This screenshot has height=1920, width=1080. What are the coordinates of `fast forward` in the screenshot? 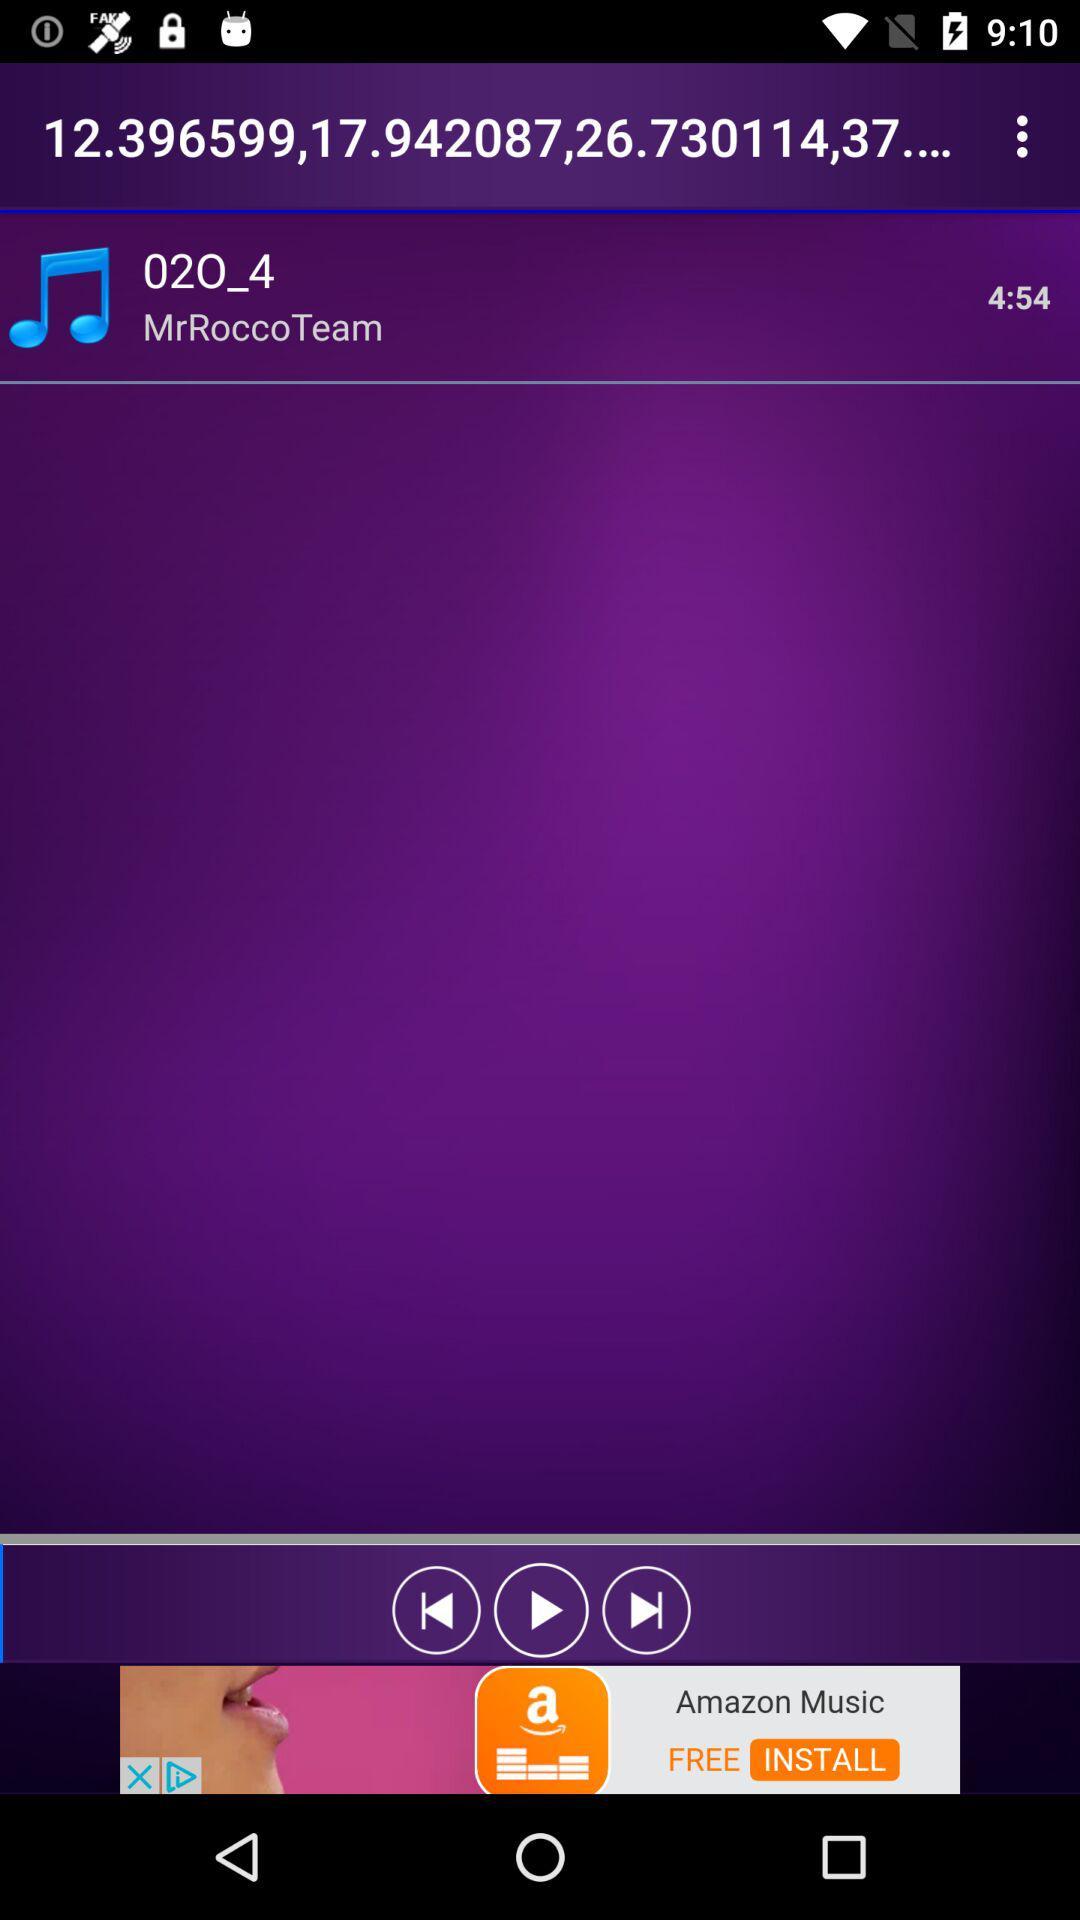 It's located at (646, 1610).